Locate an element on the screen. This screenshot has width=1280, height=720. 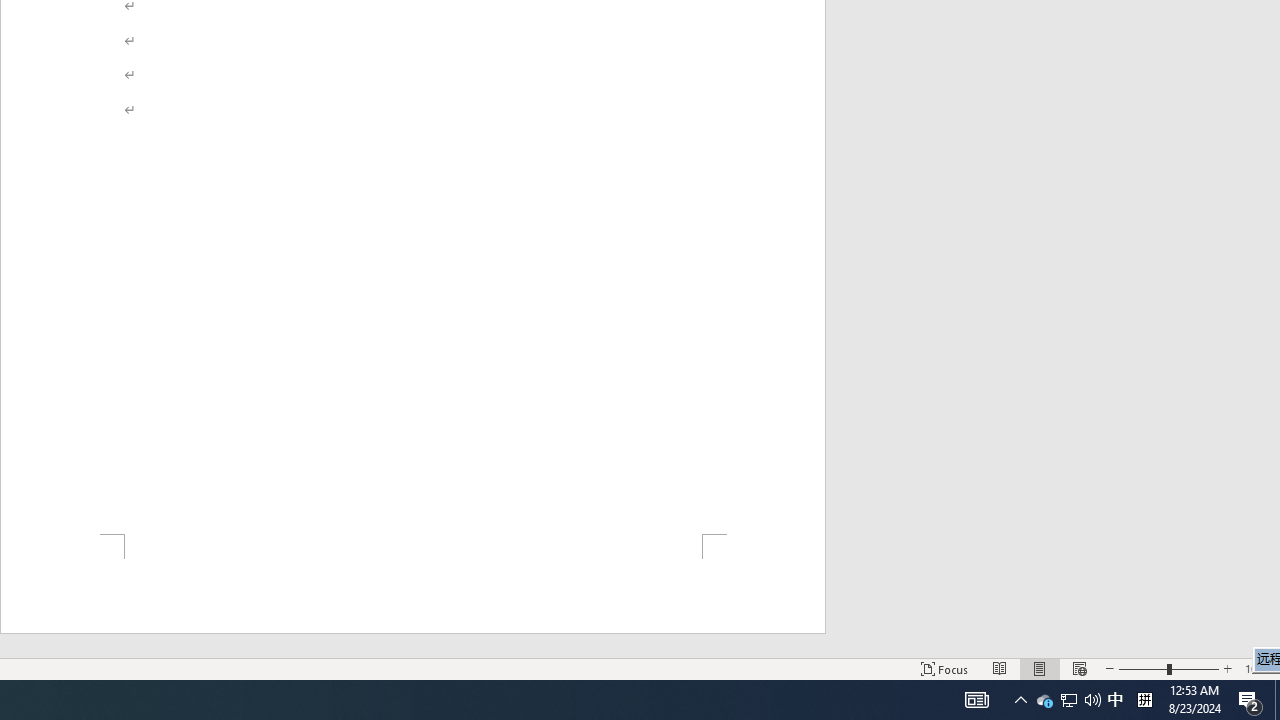
'Web Layout' is located at coordinates (1078, 669).